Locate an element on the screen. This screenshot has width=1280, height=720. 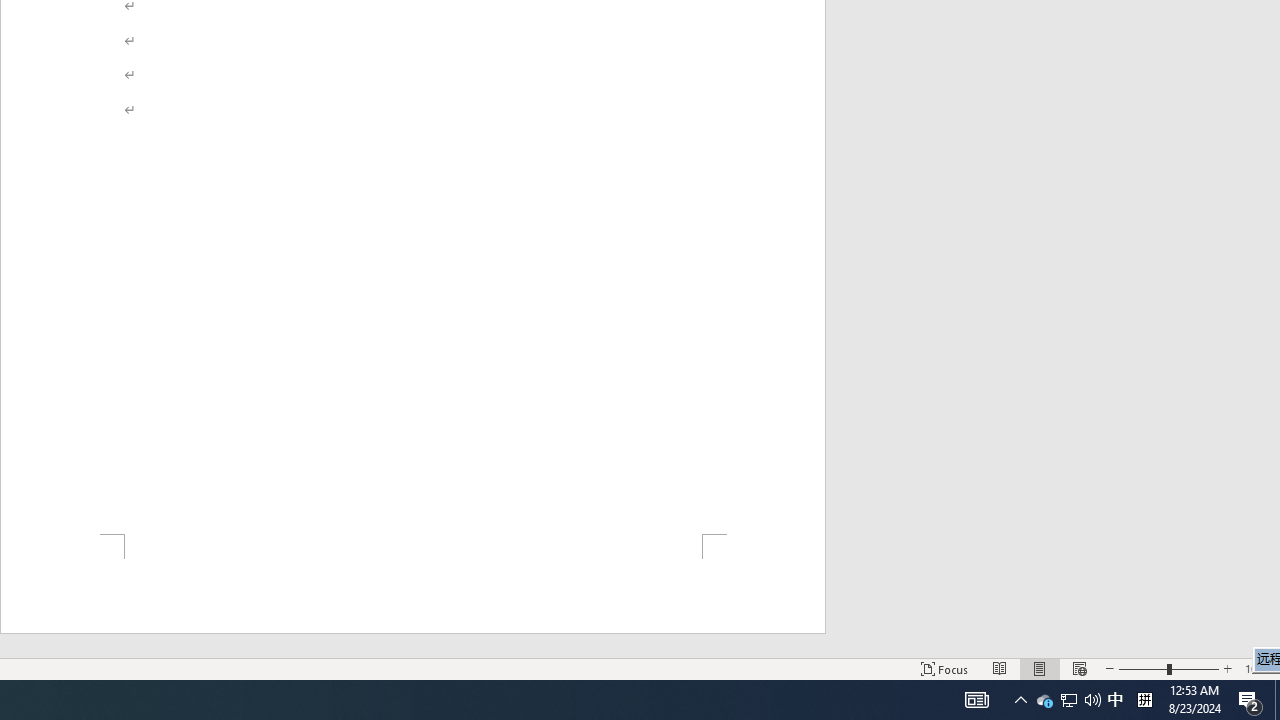
'Web Layout' is located at coordinates (1078, 669).